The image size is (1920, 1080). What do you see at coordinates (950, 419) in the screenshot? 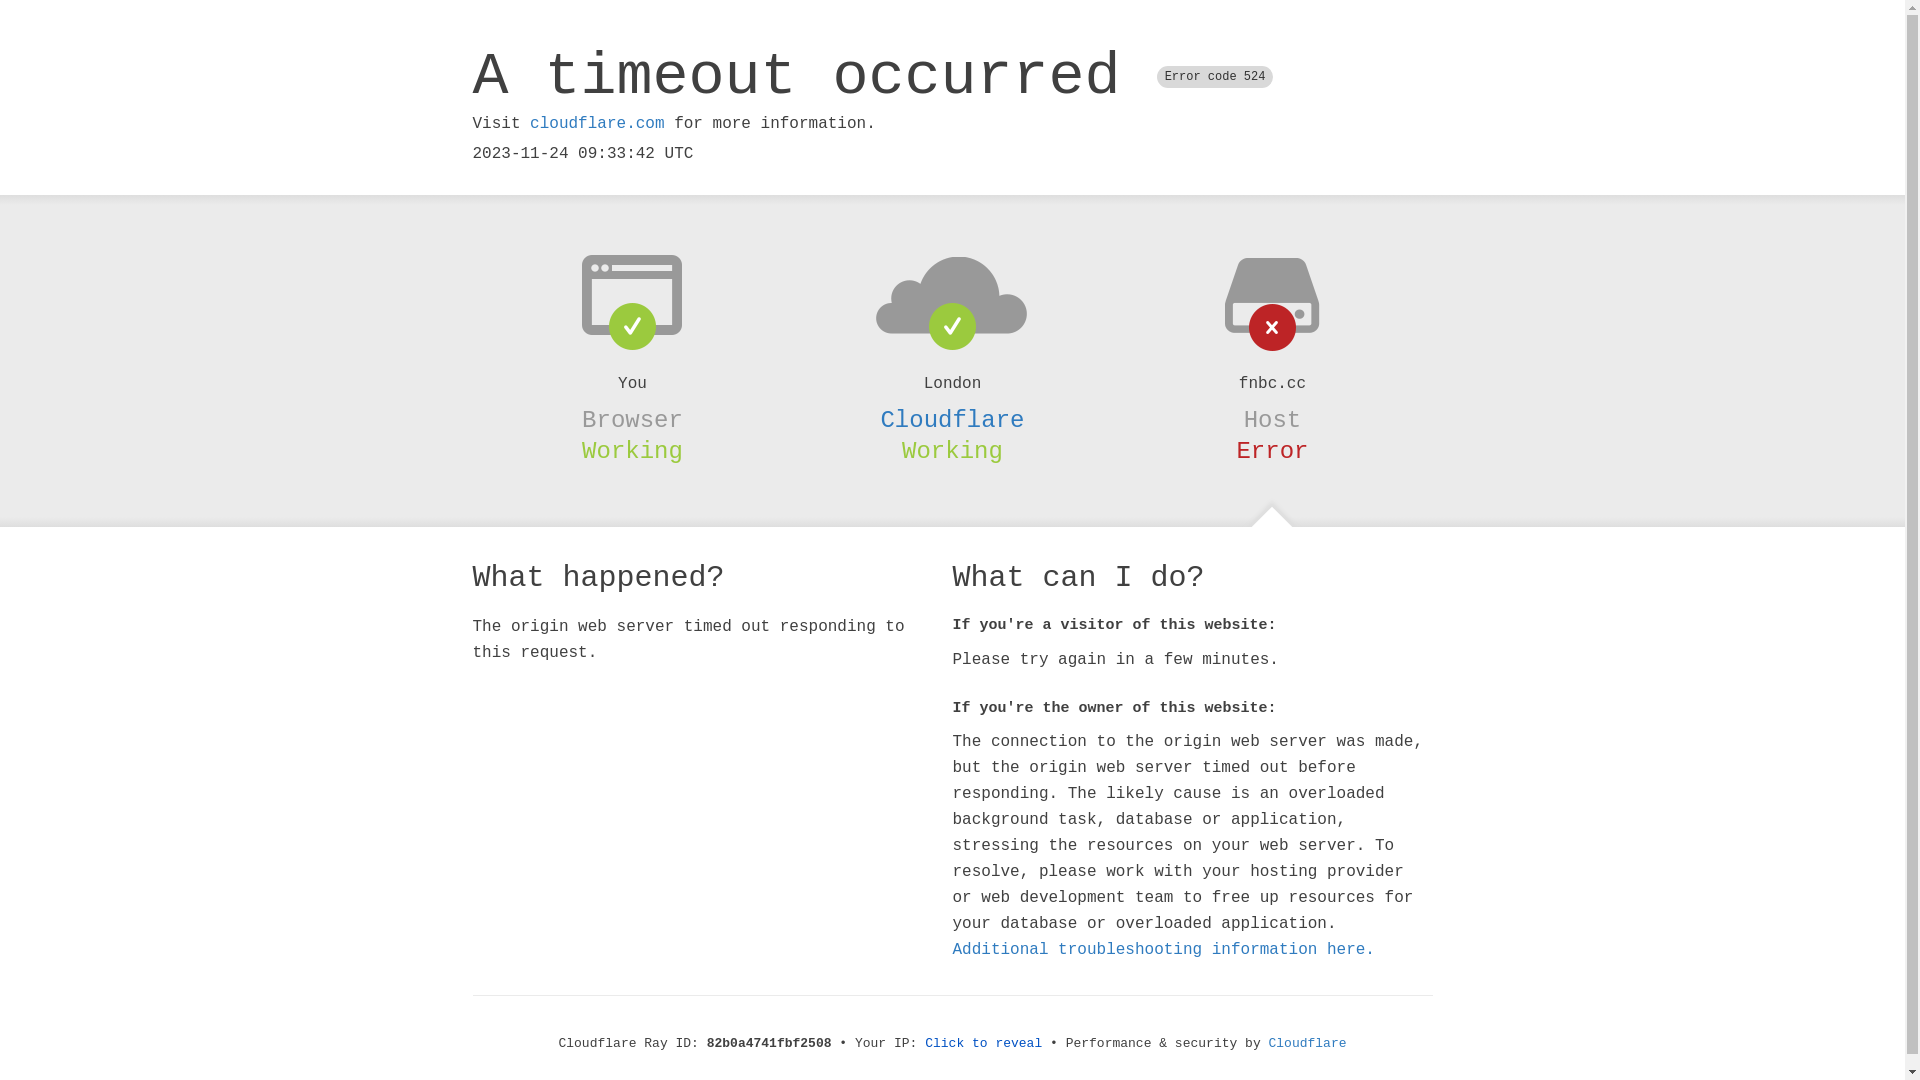
I see `'Cloudflare'` at bounding box center [950, 419].